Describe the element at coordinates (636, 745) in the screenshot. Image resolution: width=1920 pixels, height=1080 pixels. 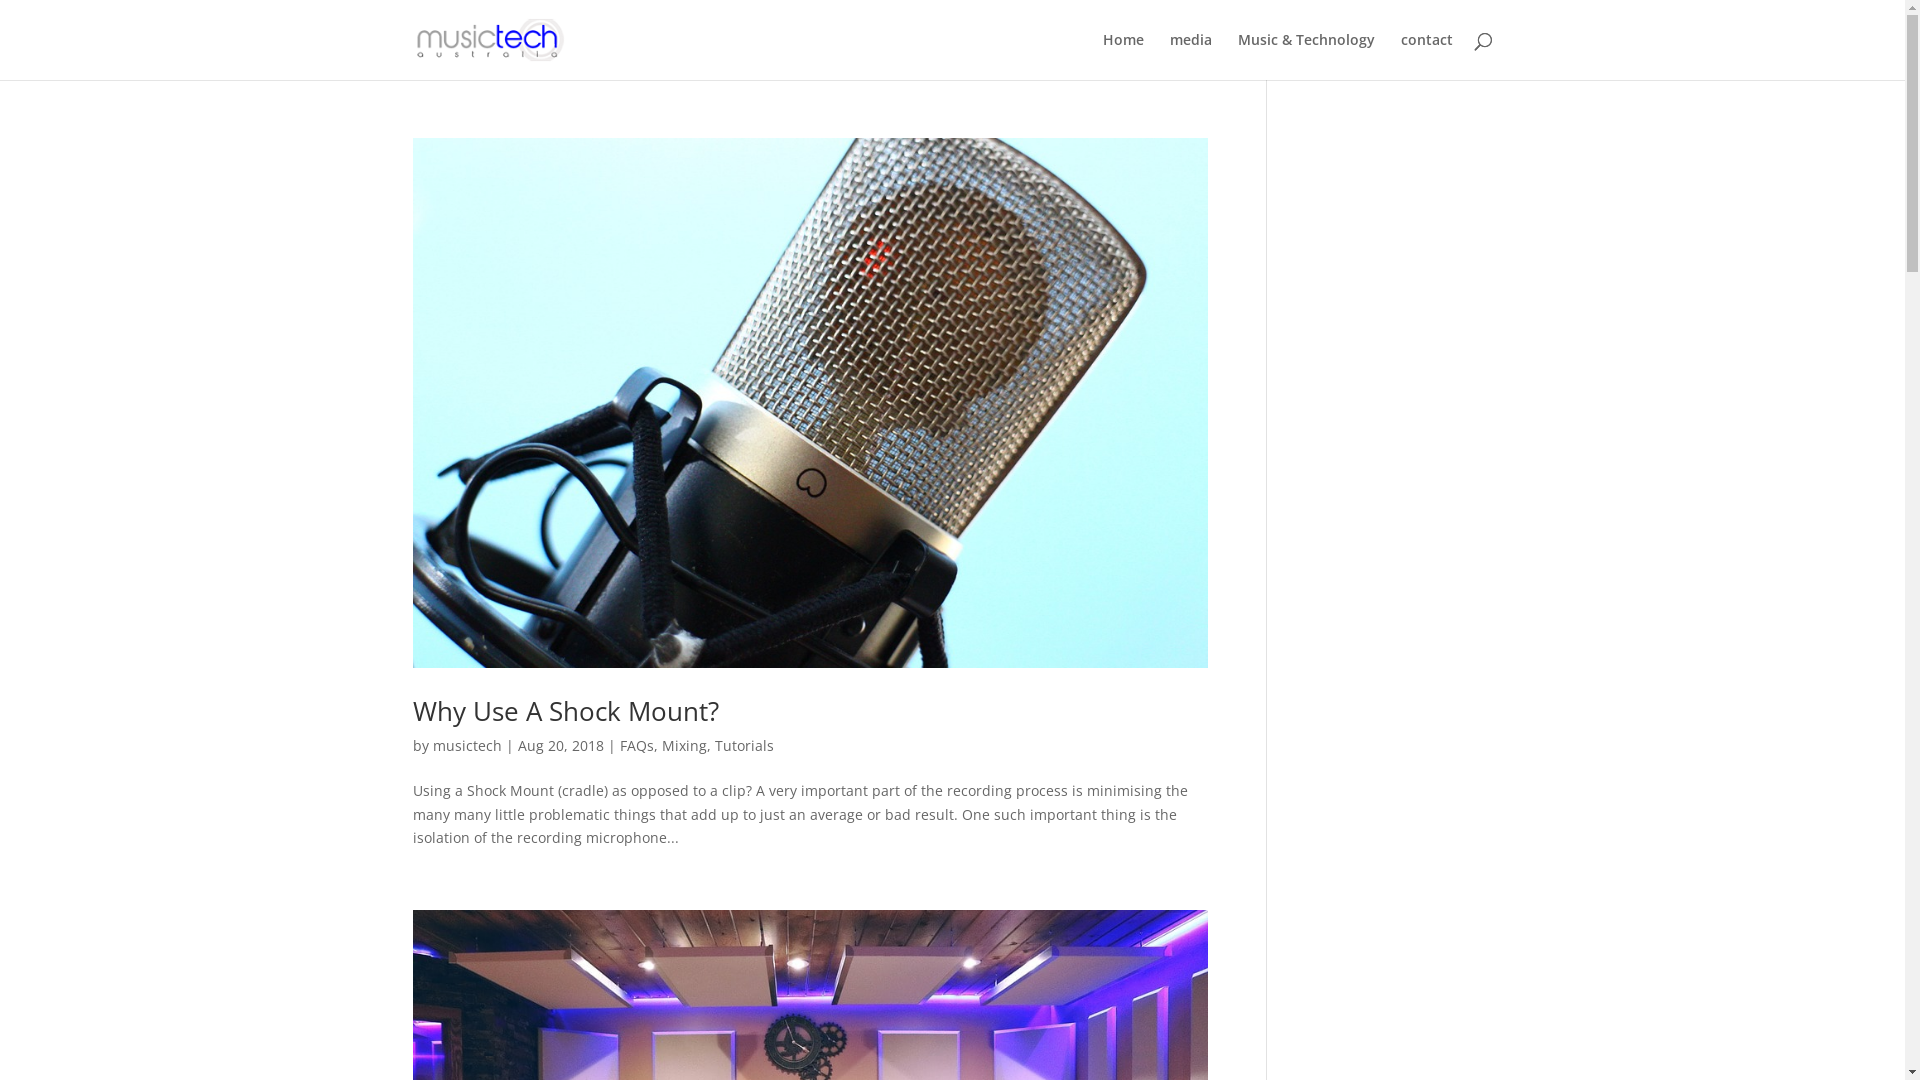
I see `'FAQs'` at that location.